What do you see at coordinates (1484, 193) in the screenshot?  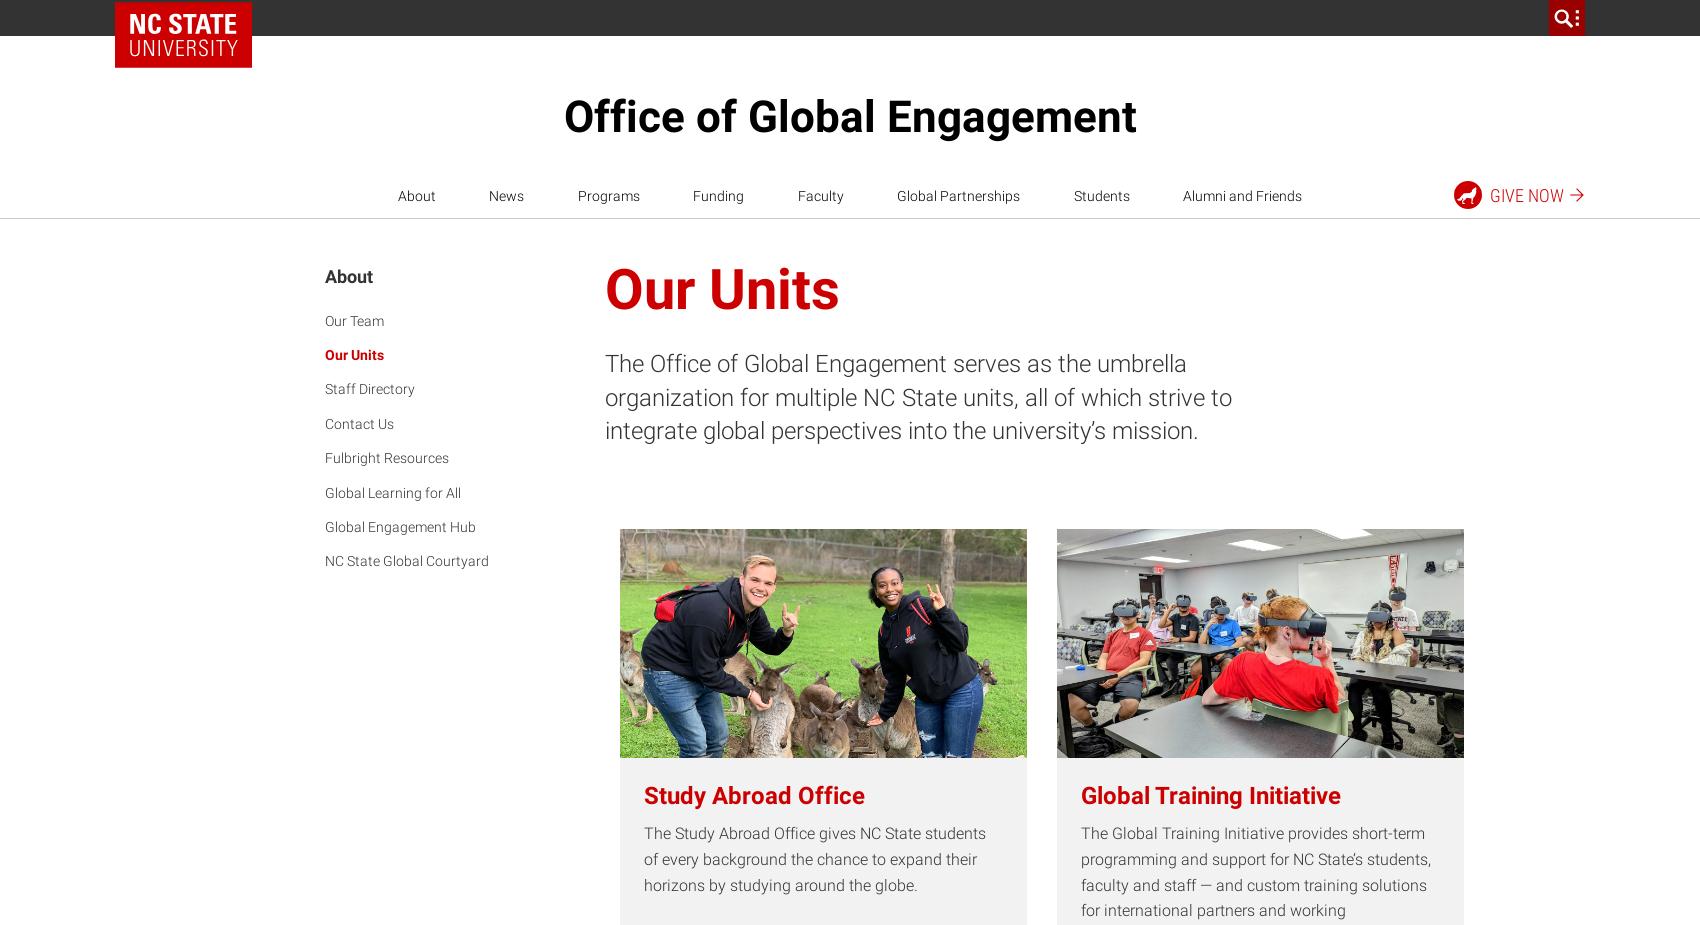 I see `'Give'` at bounding box center [1484, 193].